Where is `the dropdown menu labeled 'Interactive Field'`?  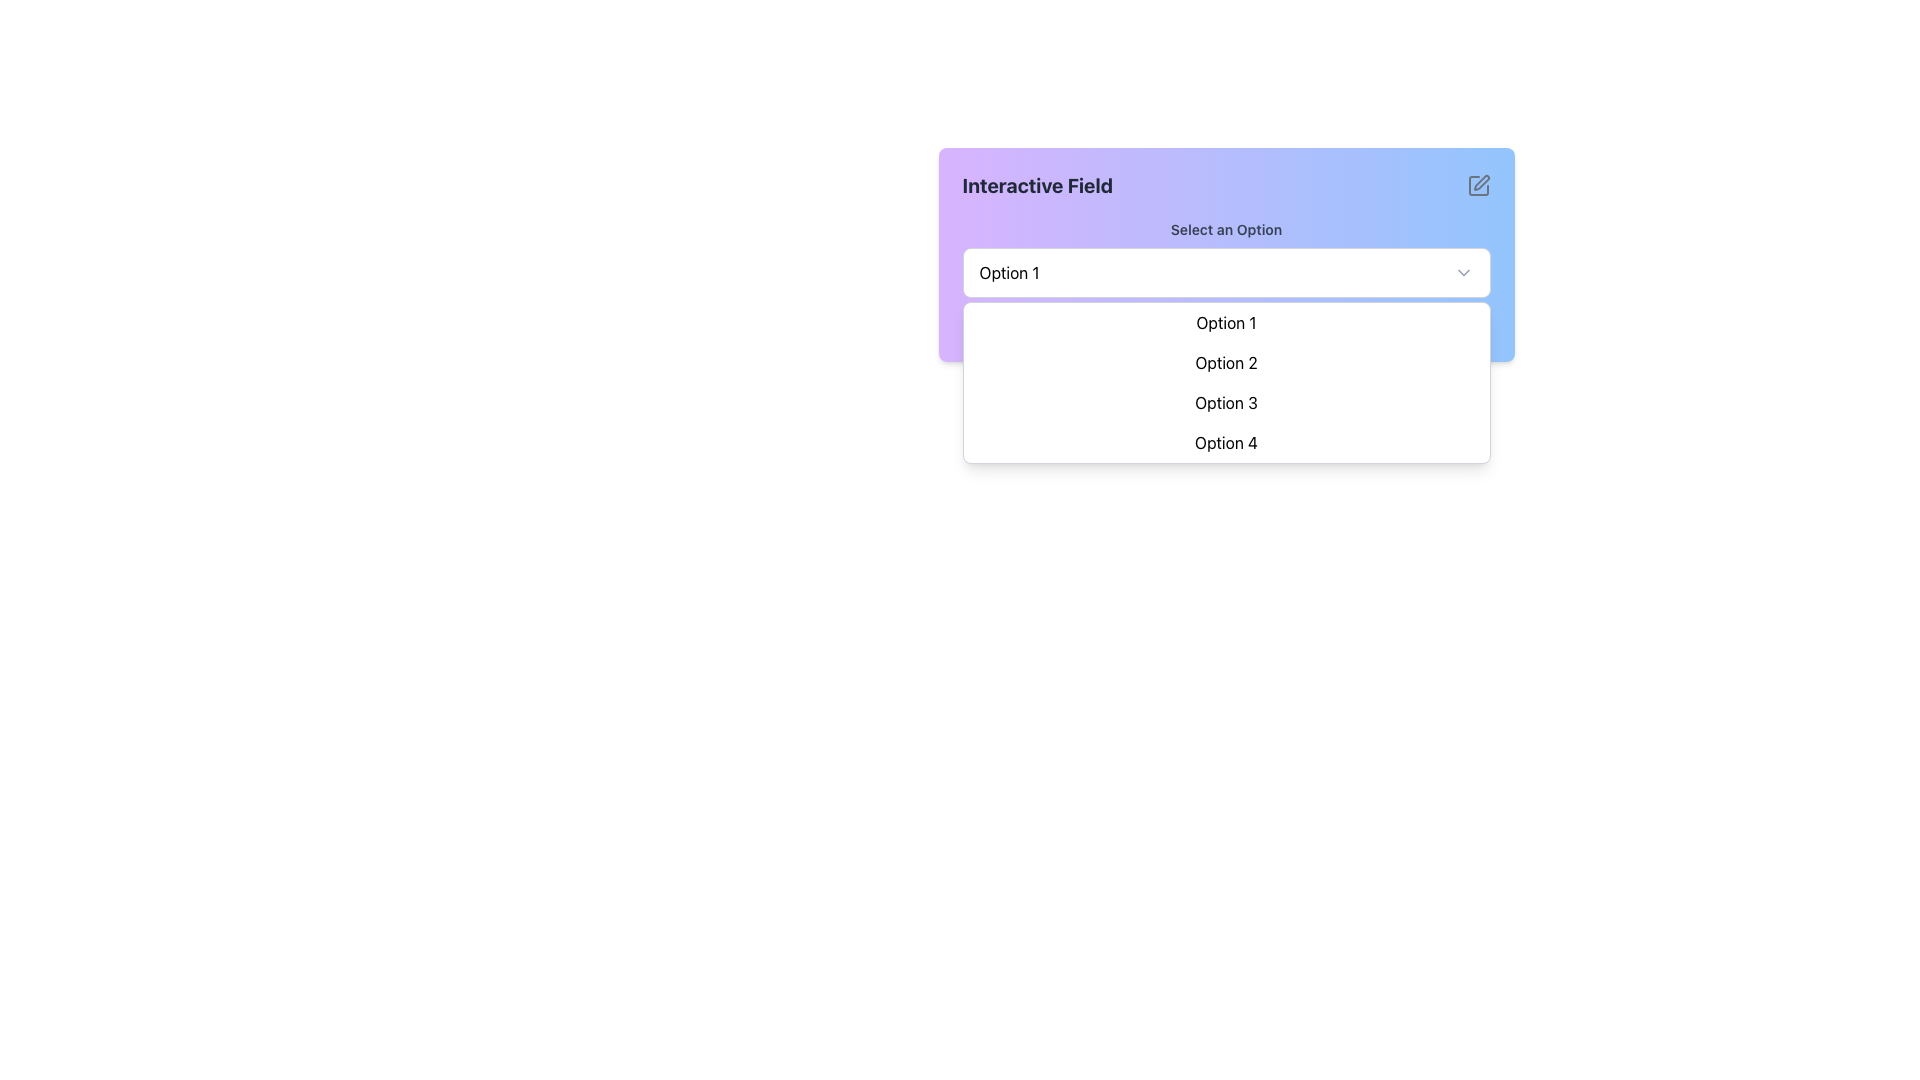 the dropdown menu labeled 'Interactive Field' is located at coordinates (1225, 253).